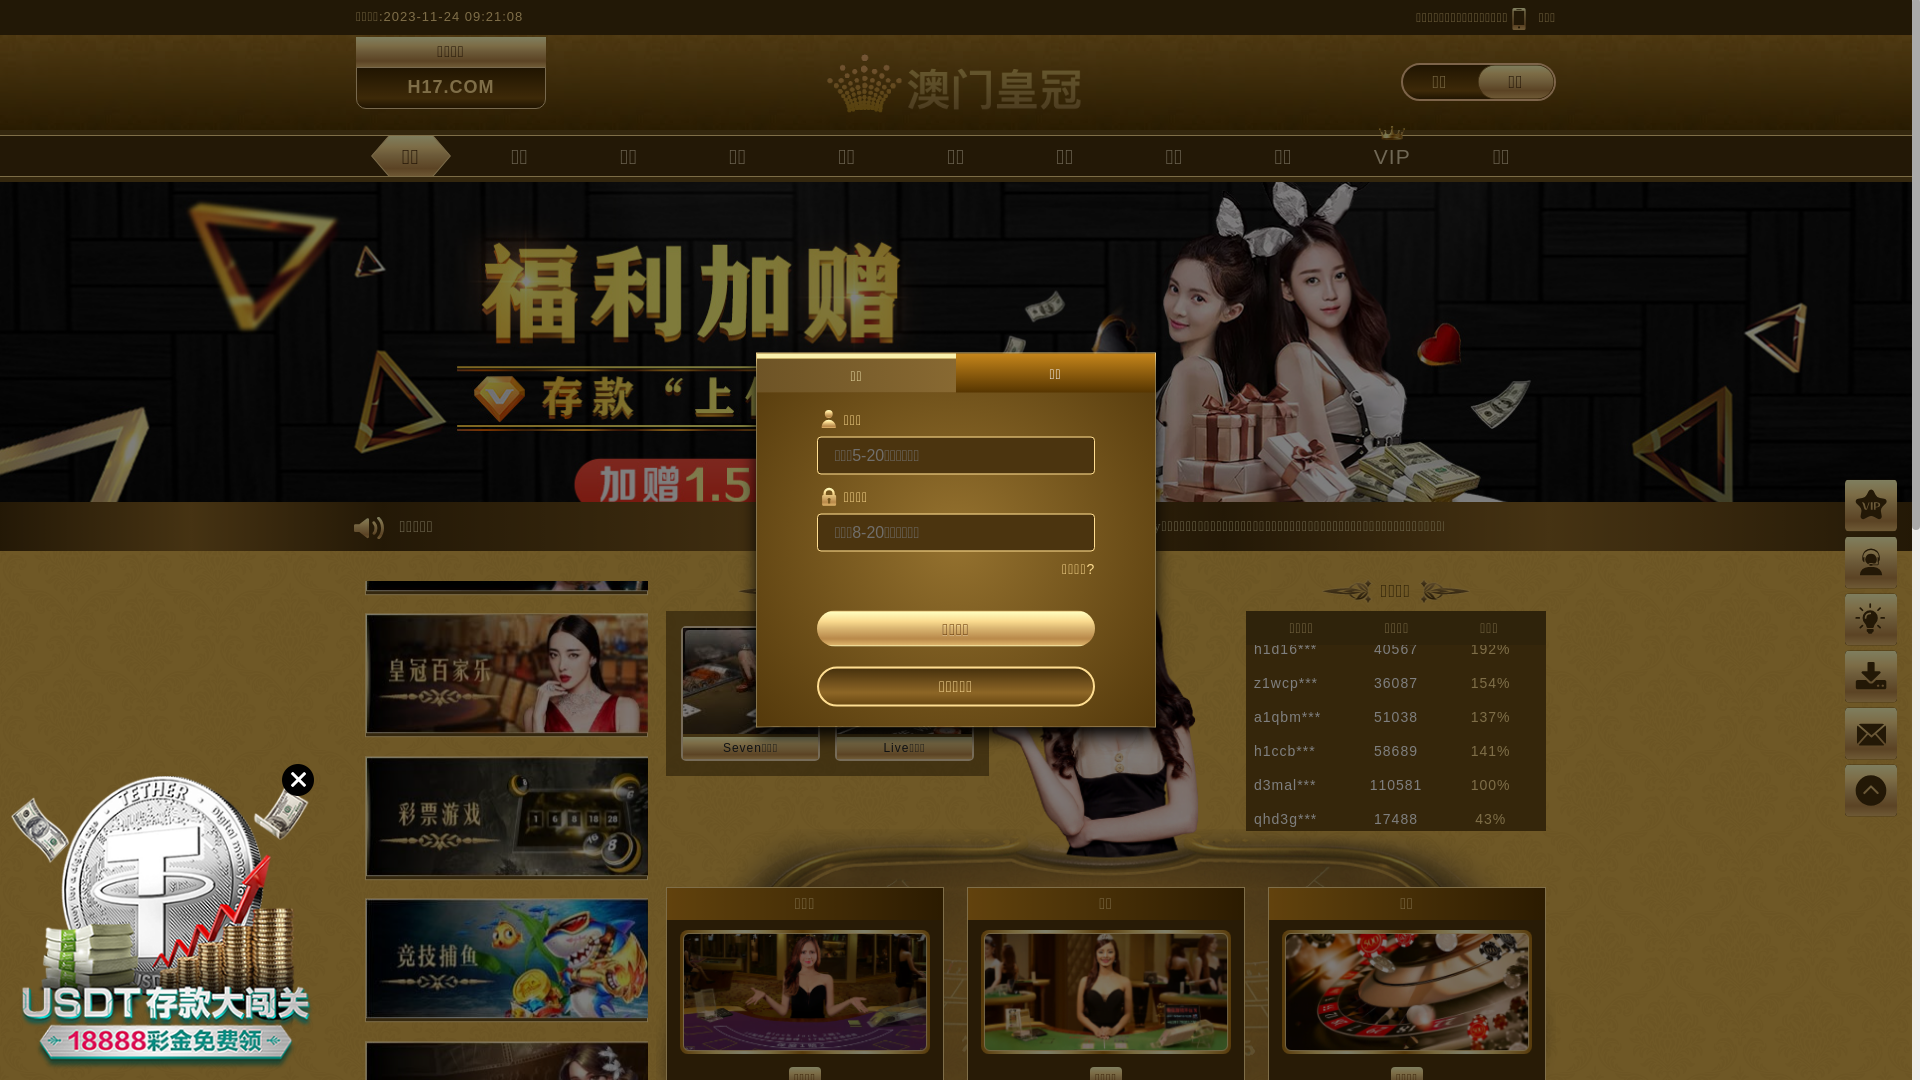  I want to click on 'VIP', so click(1391, 154).